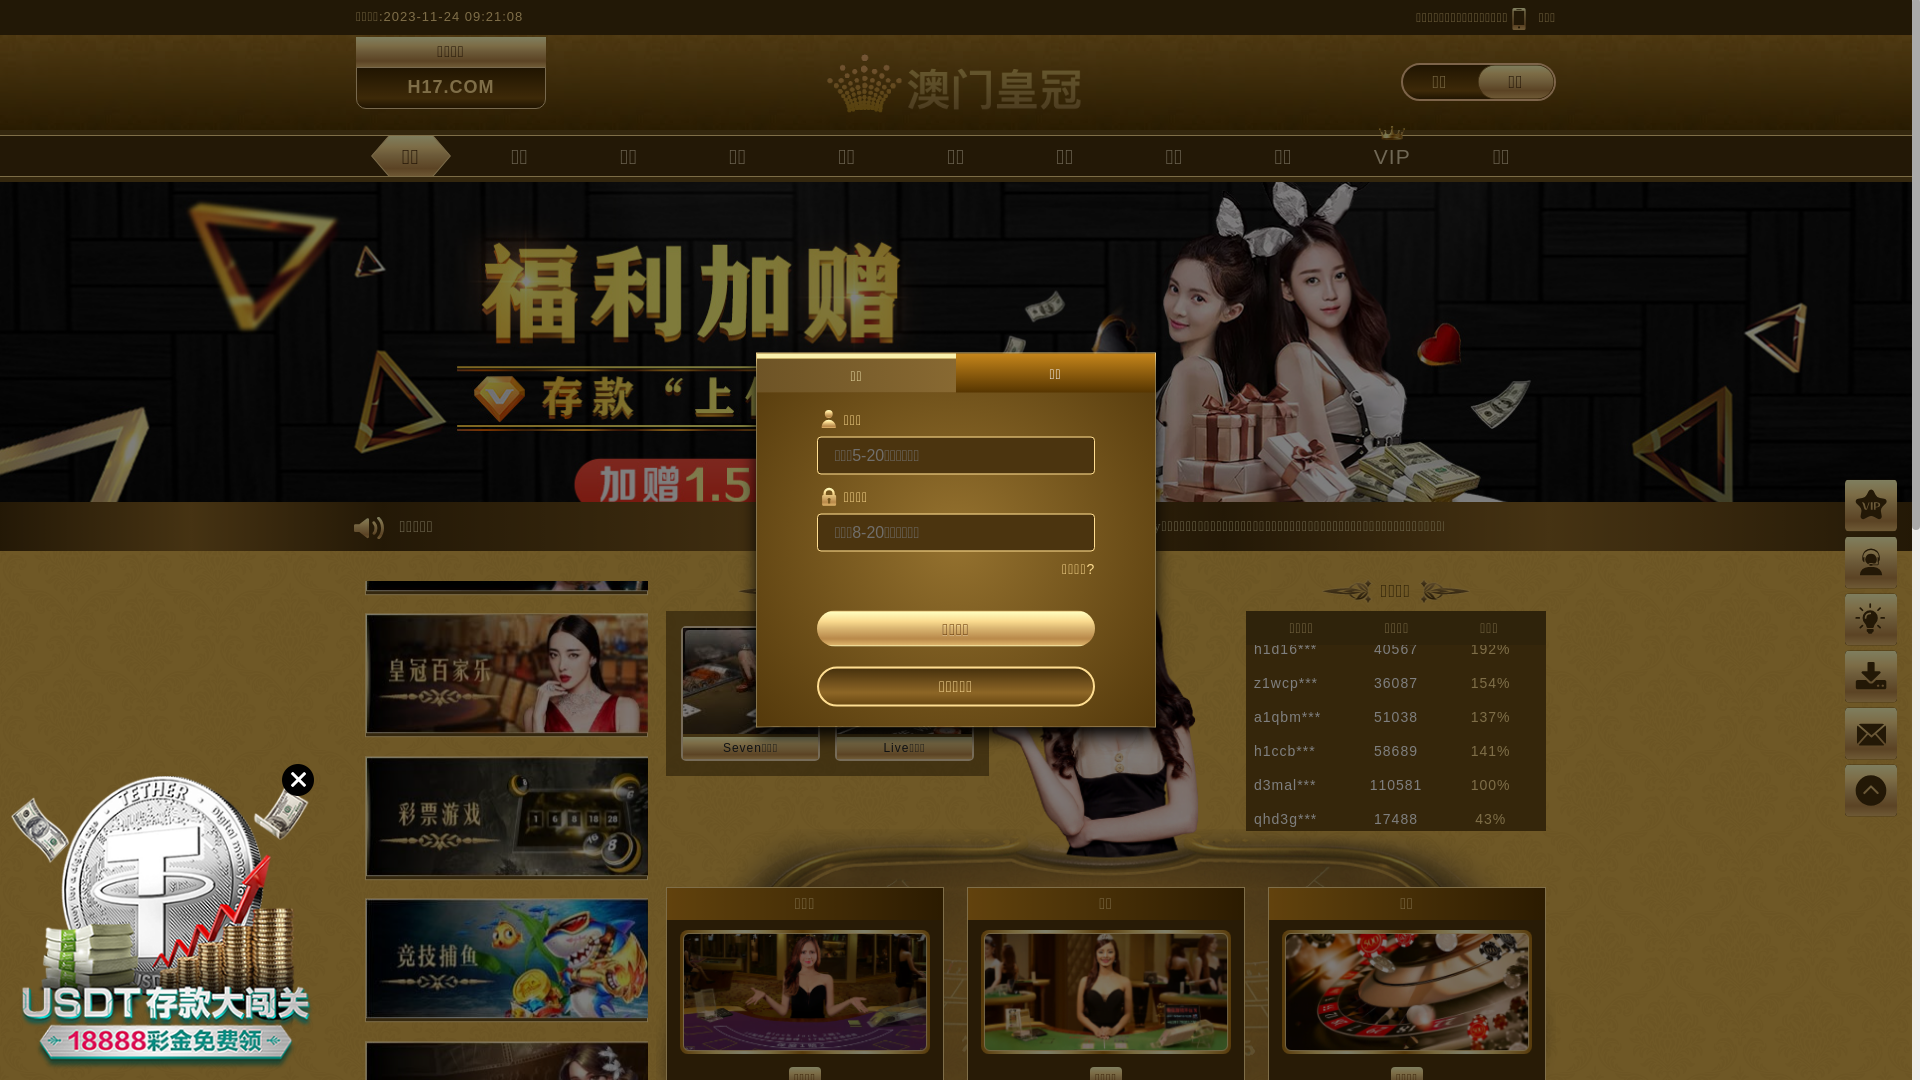  I want to click on 'VIP', so click(1391, 154).